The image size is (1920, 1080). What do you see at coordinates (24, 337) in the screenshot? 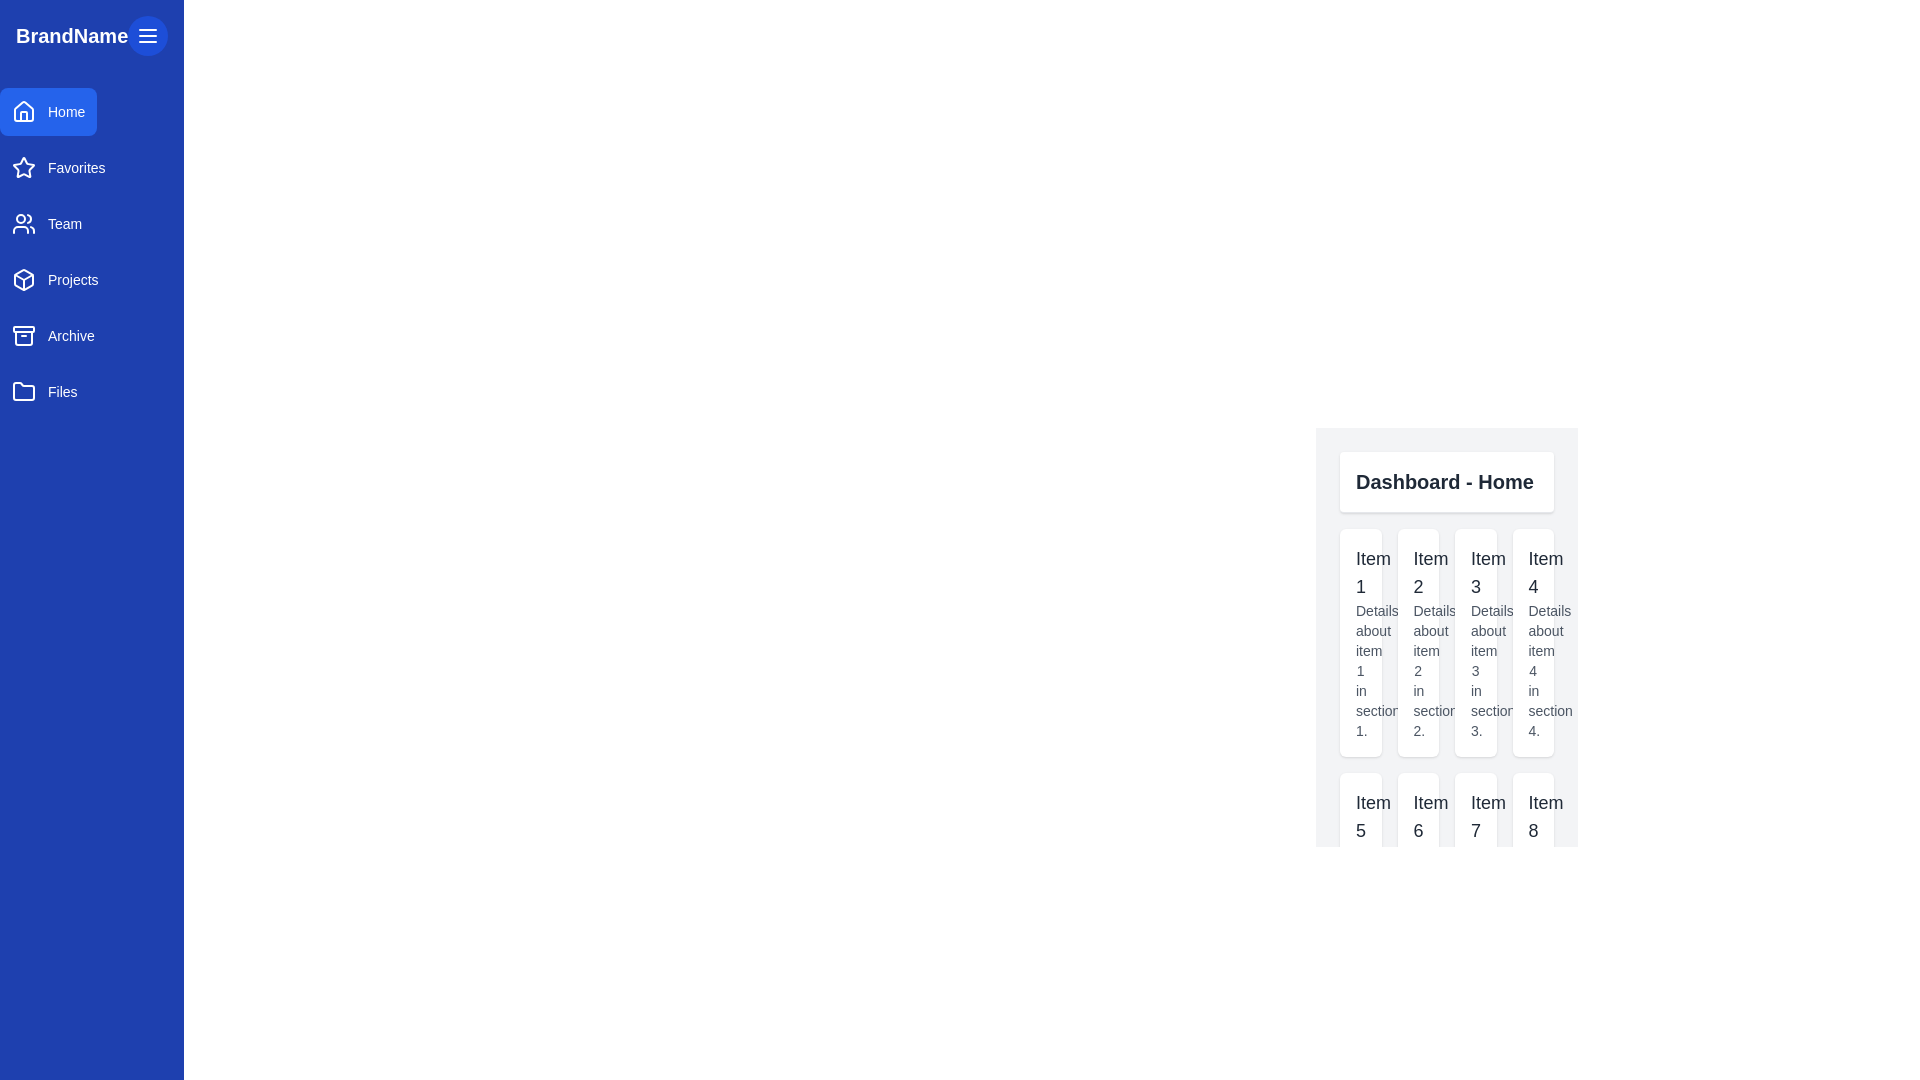
I see `the main body of the archive icon located in the vertical navigation menu, situated between the 'Projects' and 'Files' icons` at bounding box center [24, 337].